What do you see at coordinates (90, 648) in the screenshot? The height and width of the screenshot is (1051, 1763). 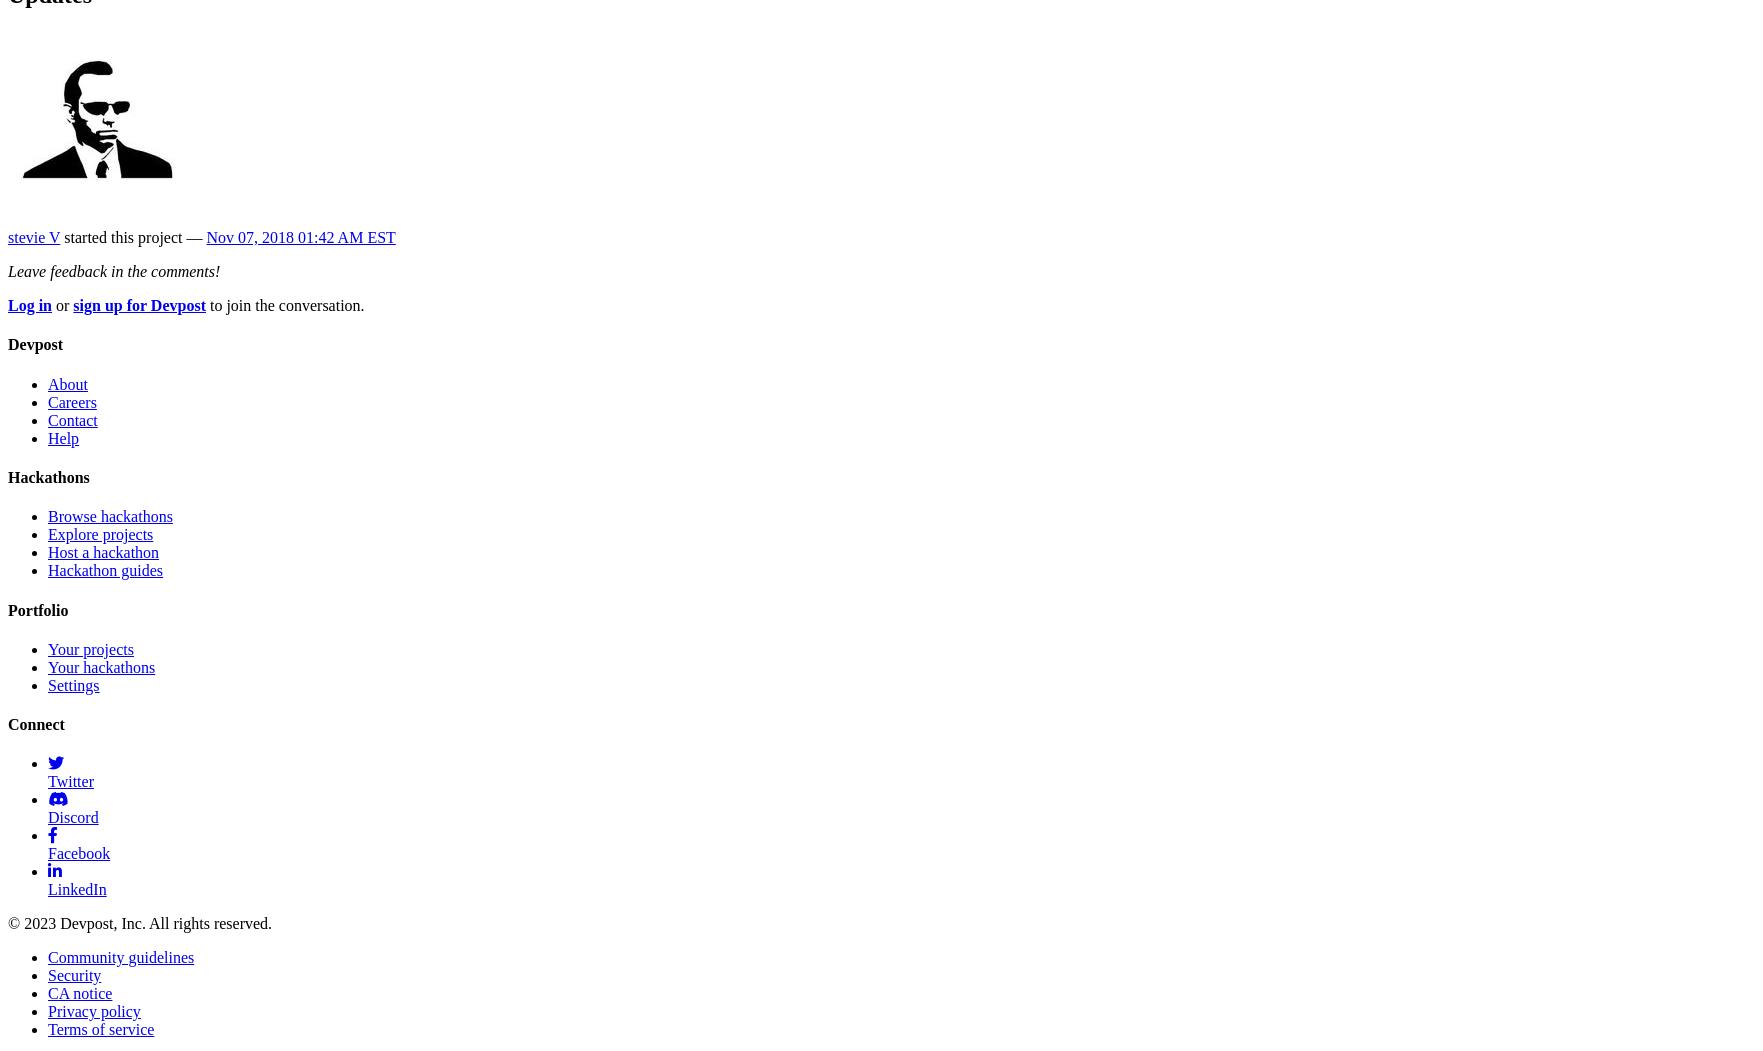 I see `'Your projects'` at bounding box center [90, 648].